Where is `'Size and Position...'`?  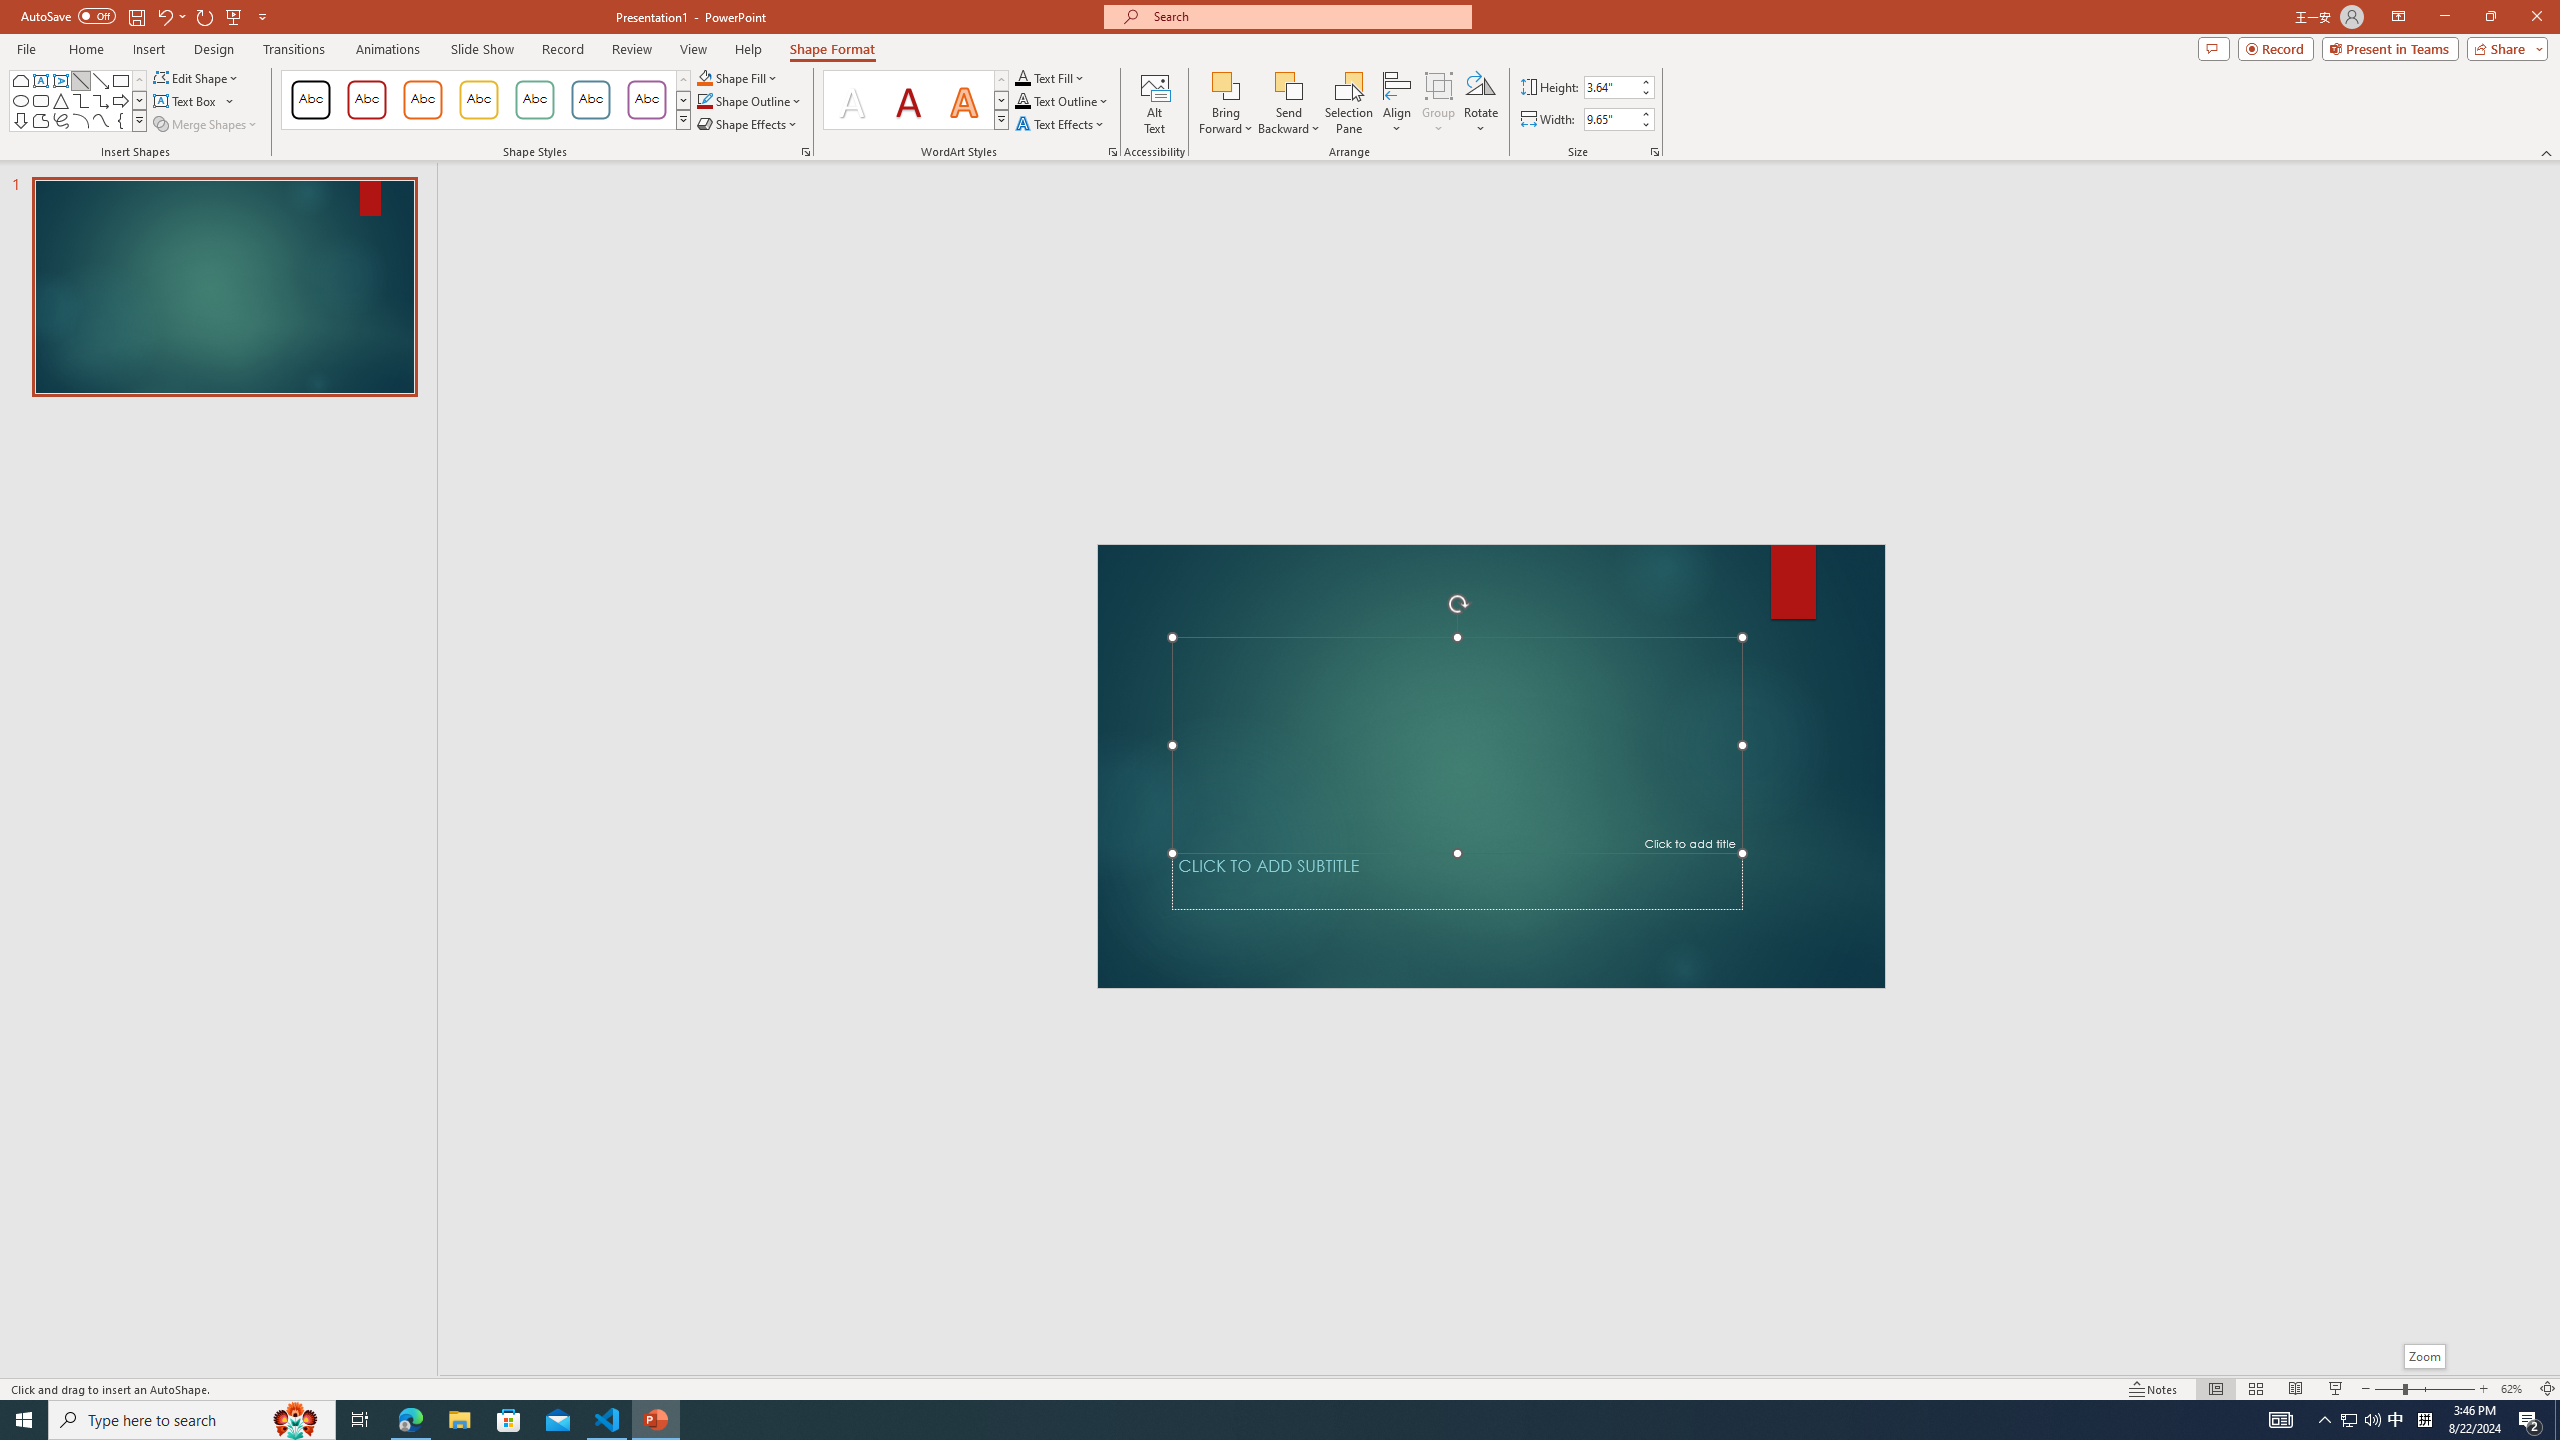 'Size and Position...' is located at coordinates (1655, 150).